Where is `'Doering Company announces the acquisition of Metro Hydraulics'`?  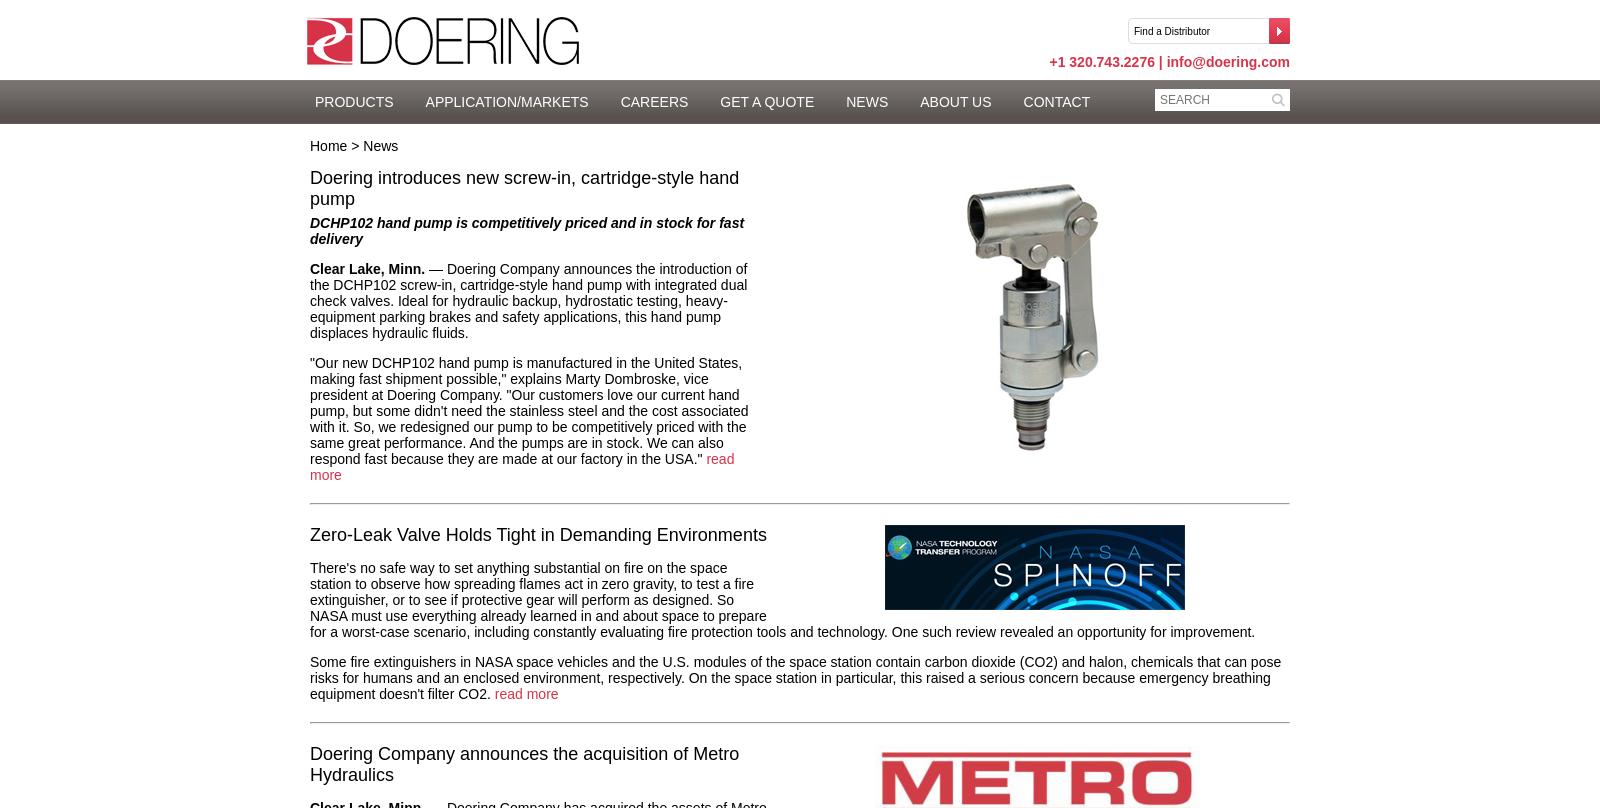 'Doering Company announces the acquisition of Metro Hydraulics' is located at coordinates (523, 763).